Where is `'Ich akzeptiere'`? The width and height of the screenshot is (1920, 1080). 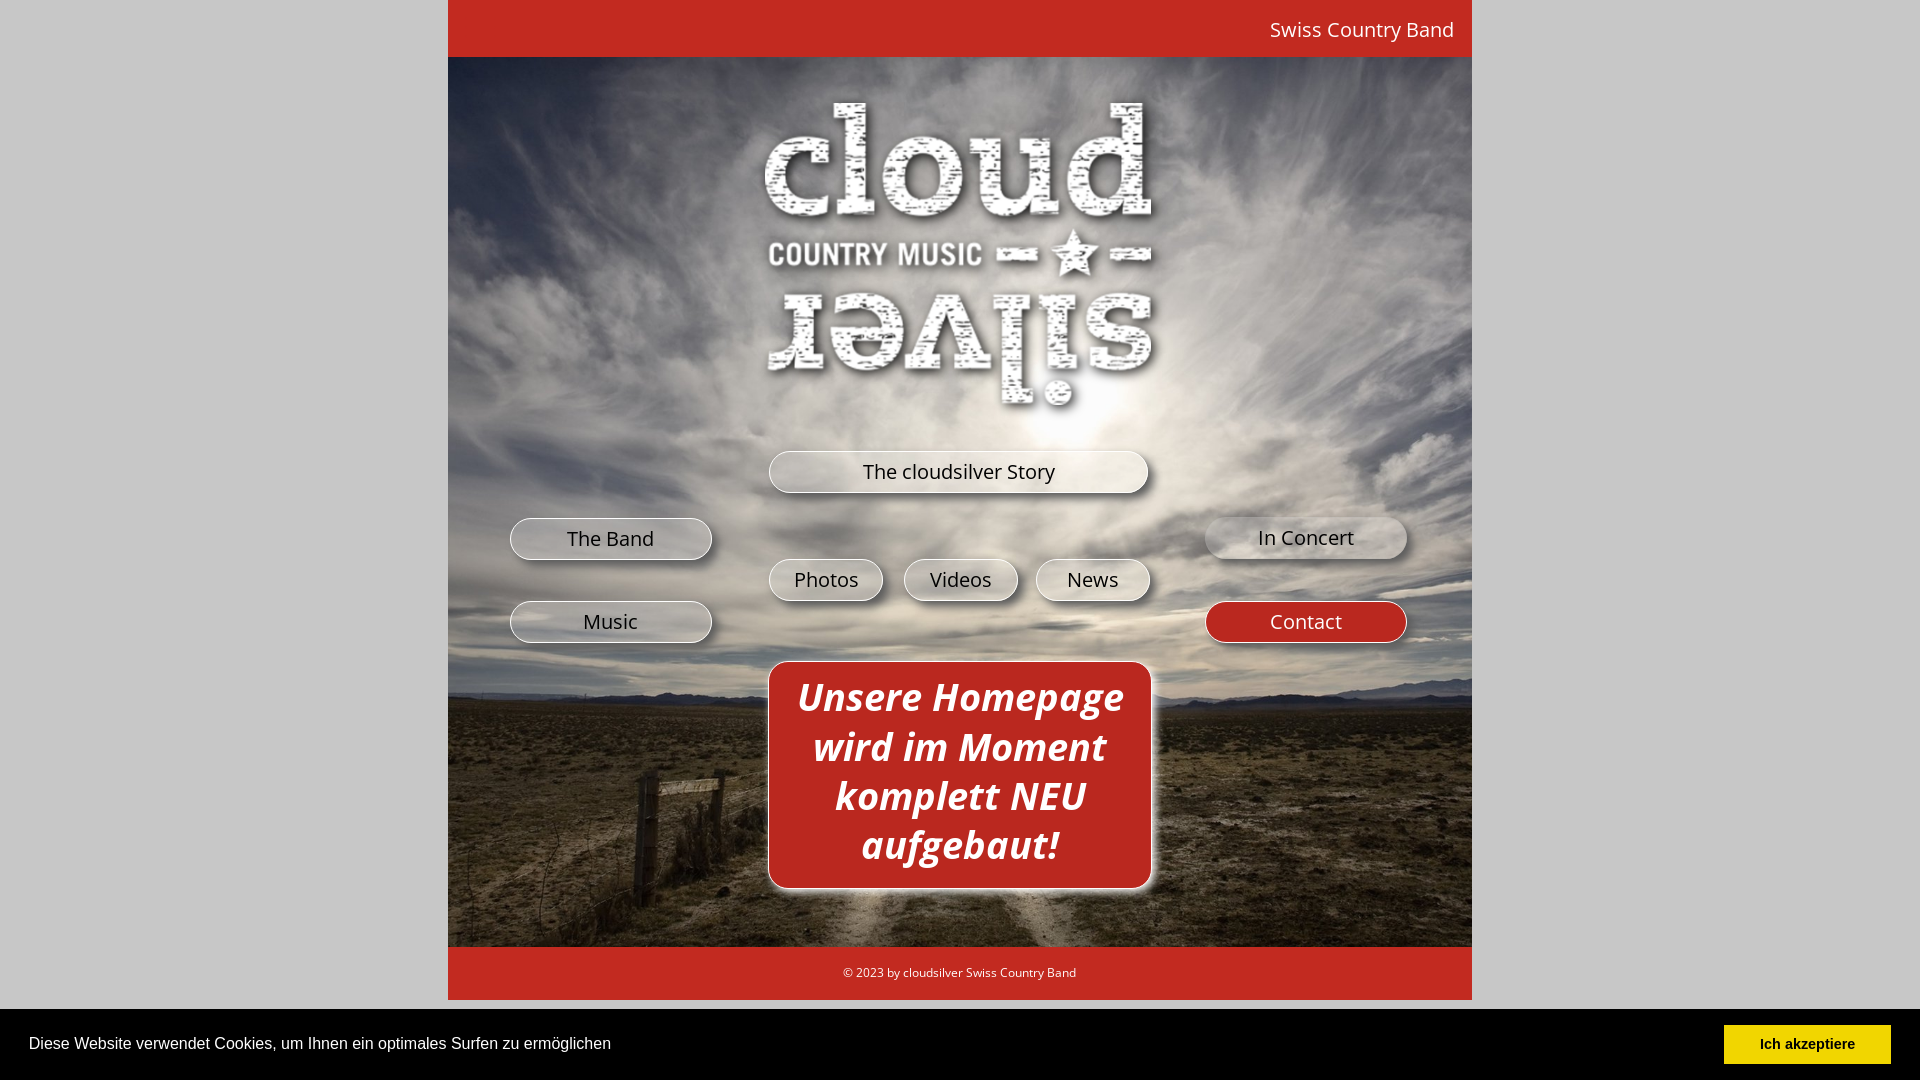 'Ich akzeptiere' is located at coordinates (1807, 1043).